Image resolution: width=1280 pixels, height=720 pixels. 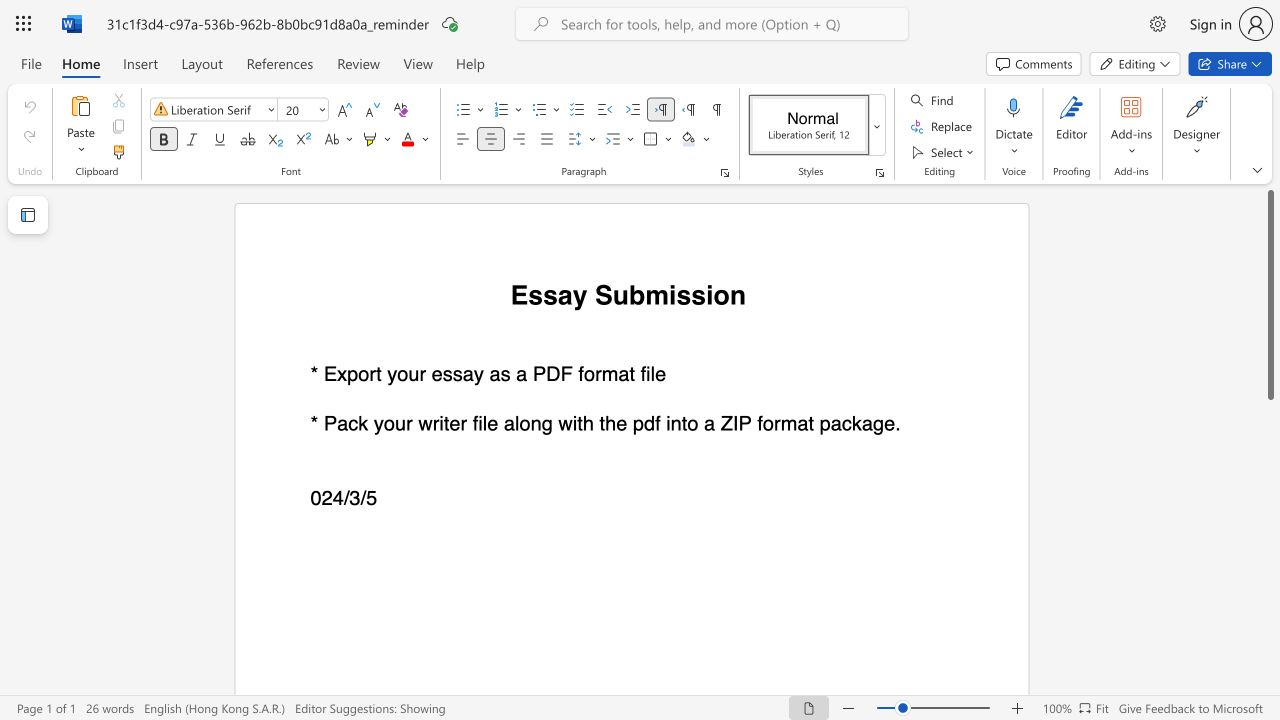 What do you see at coordinates (571, 295) in the screenshot?
I see `the subset text "y Submi" within the text "Essay Submission"` at bounding box center [571, 295].